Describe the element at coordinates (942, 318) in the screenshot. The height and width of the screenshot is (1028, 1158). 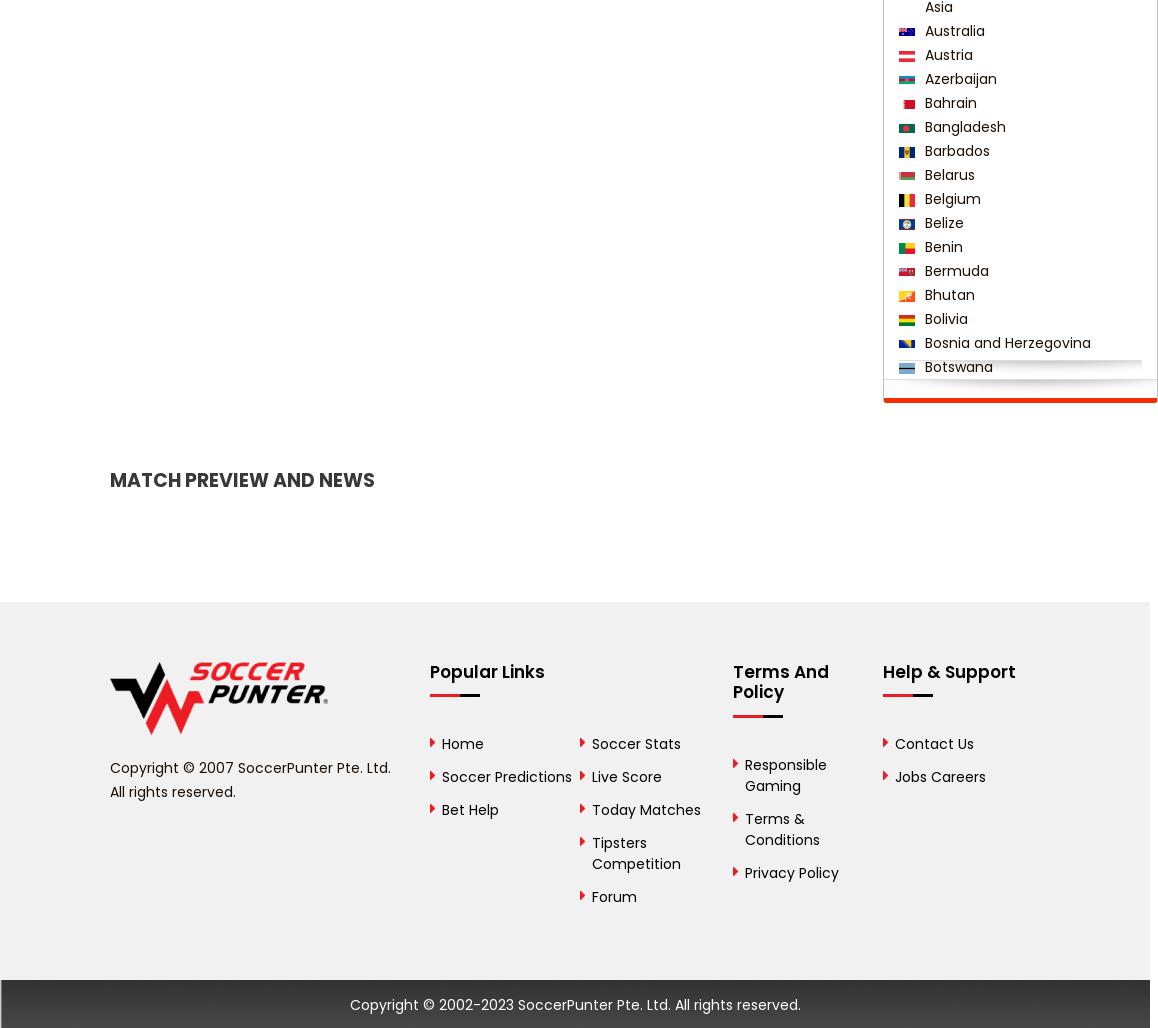
I see `'Bolivia'` at that location.